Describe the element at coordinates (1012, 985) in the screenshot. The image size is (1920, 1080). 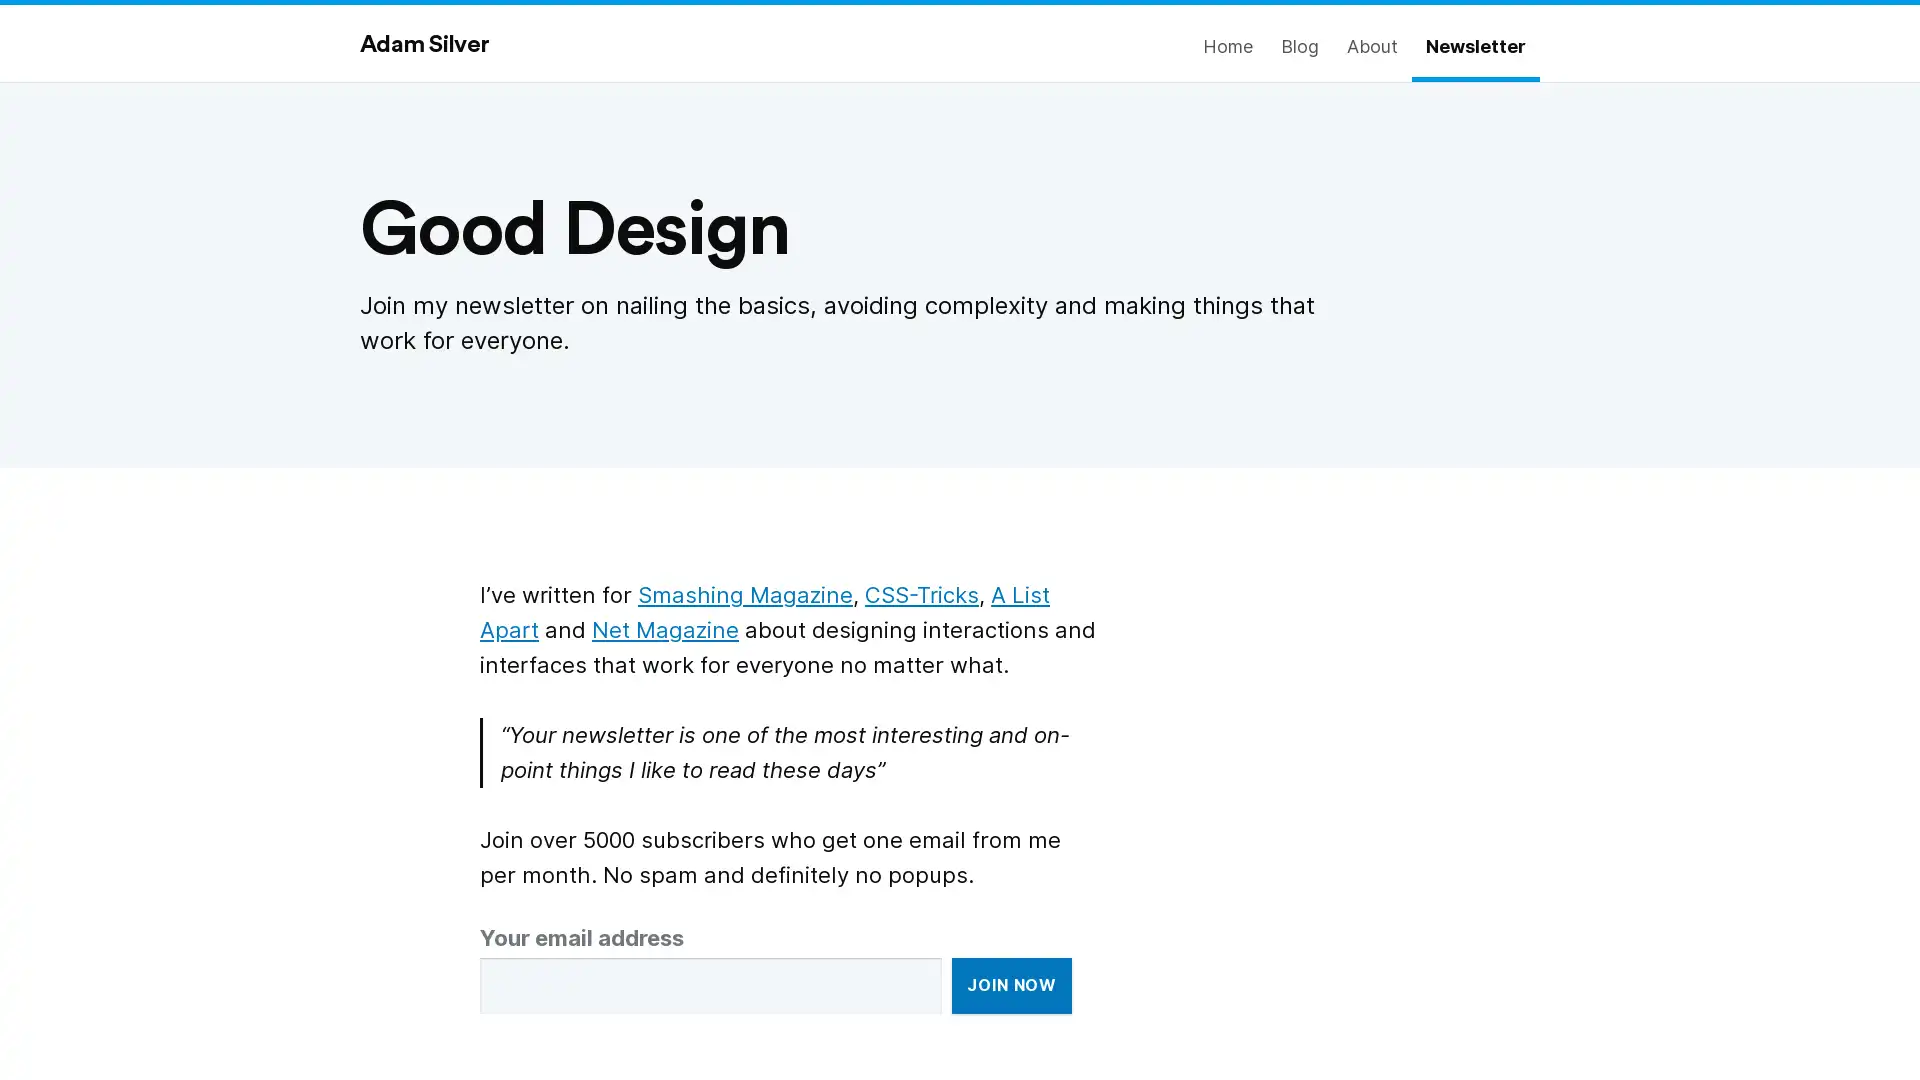
I see `Join now` at that location.